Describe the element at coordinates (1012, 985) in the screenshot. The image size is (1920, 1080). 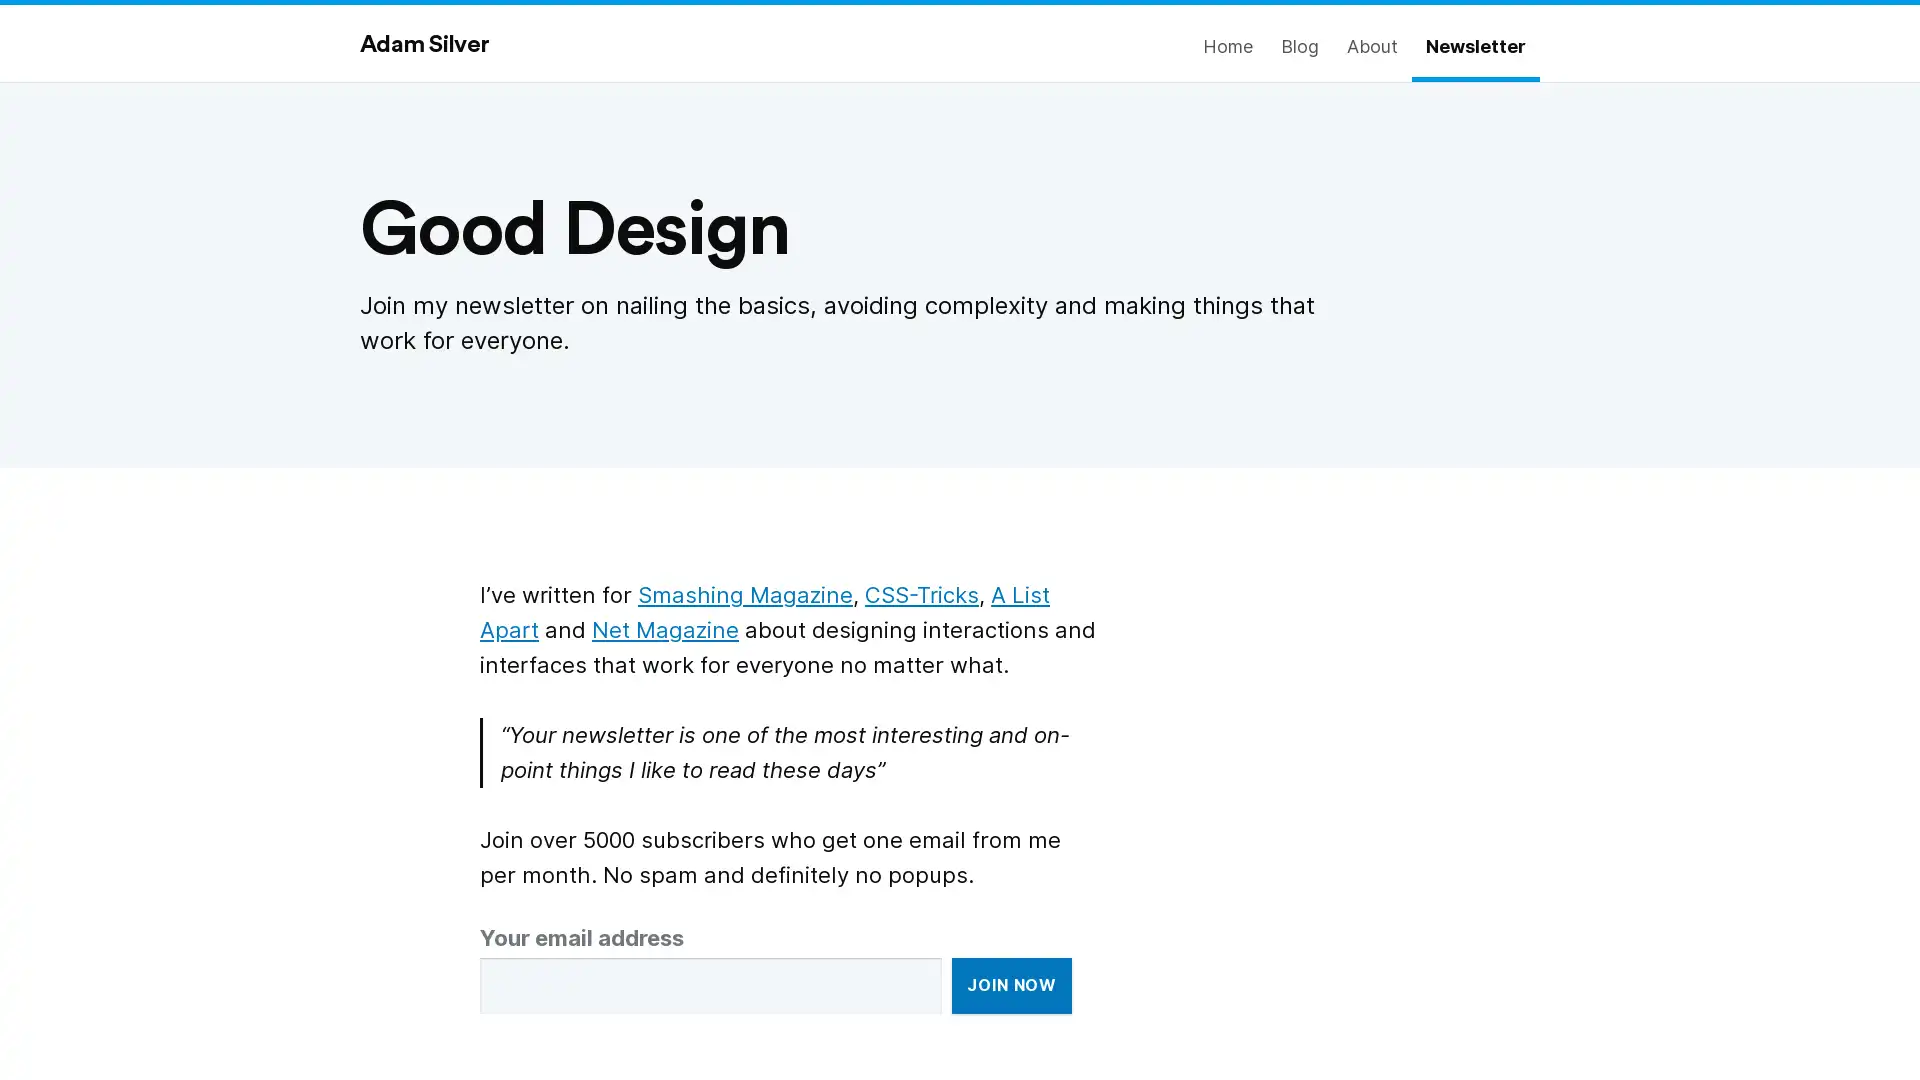
I see `Join now` at that location.